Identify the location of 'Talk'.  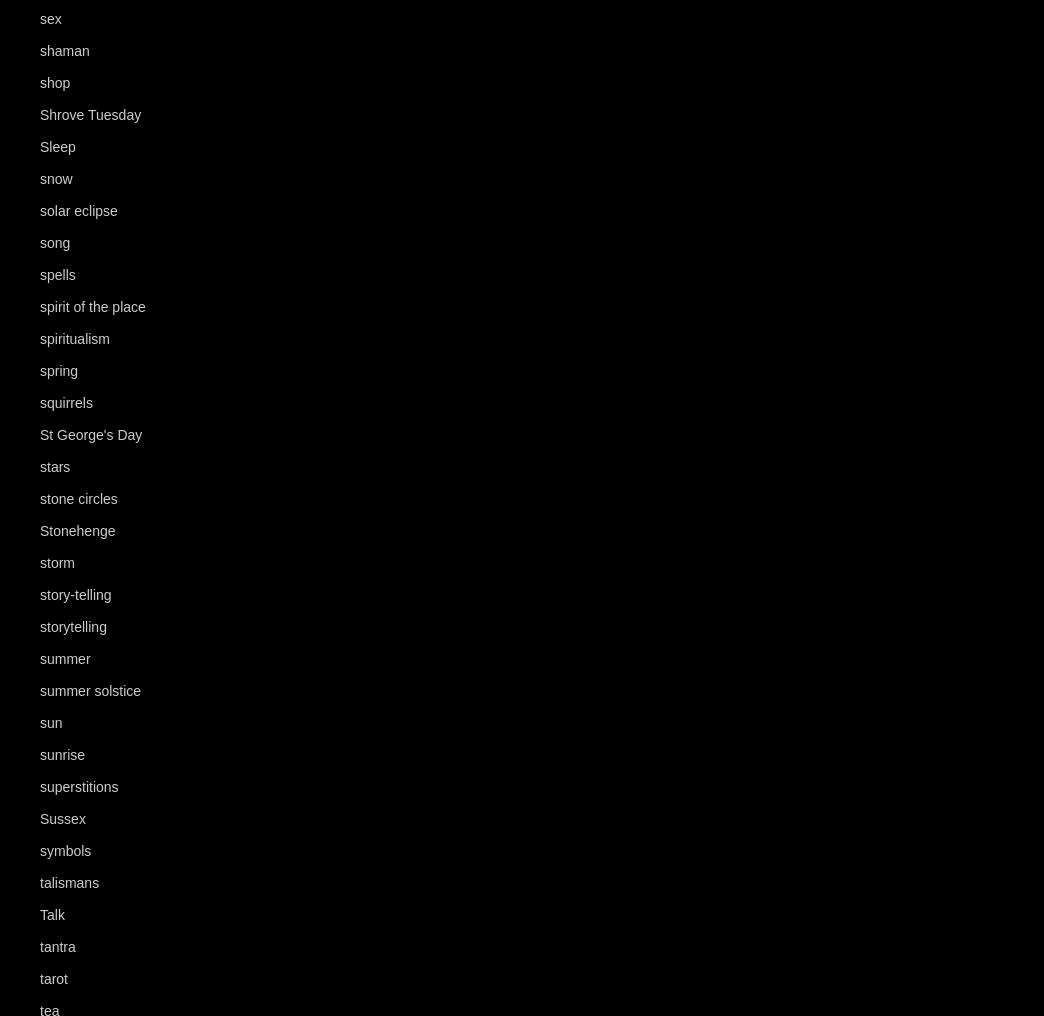
(38, 914).